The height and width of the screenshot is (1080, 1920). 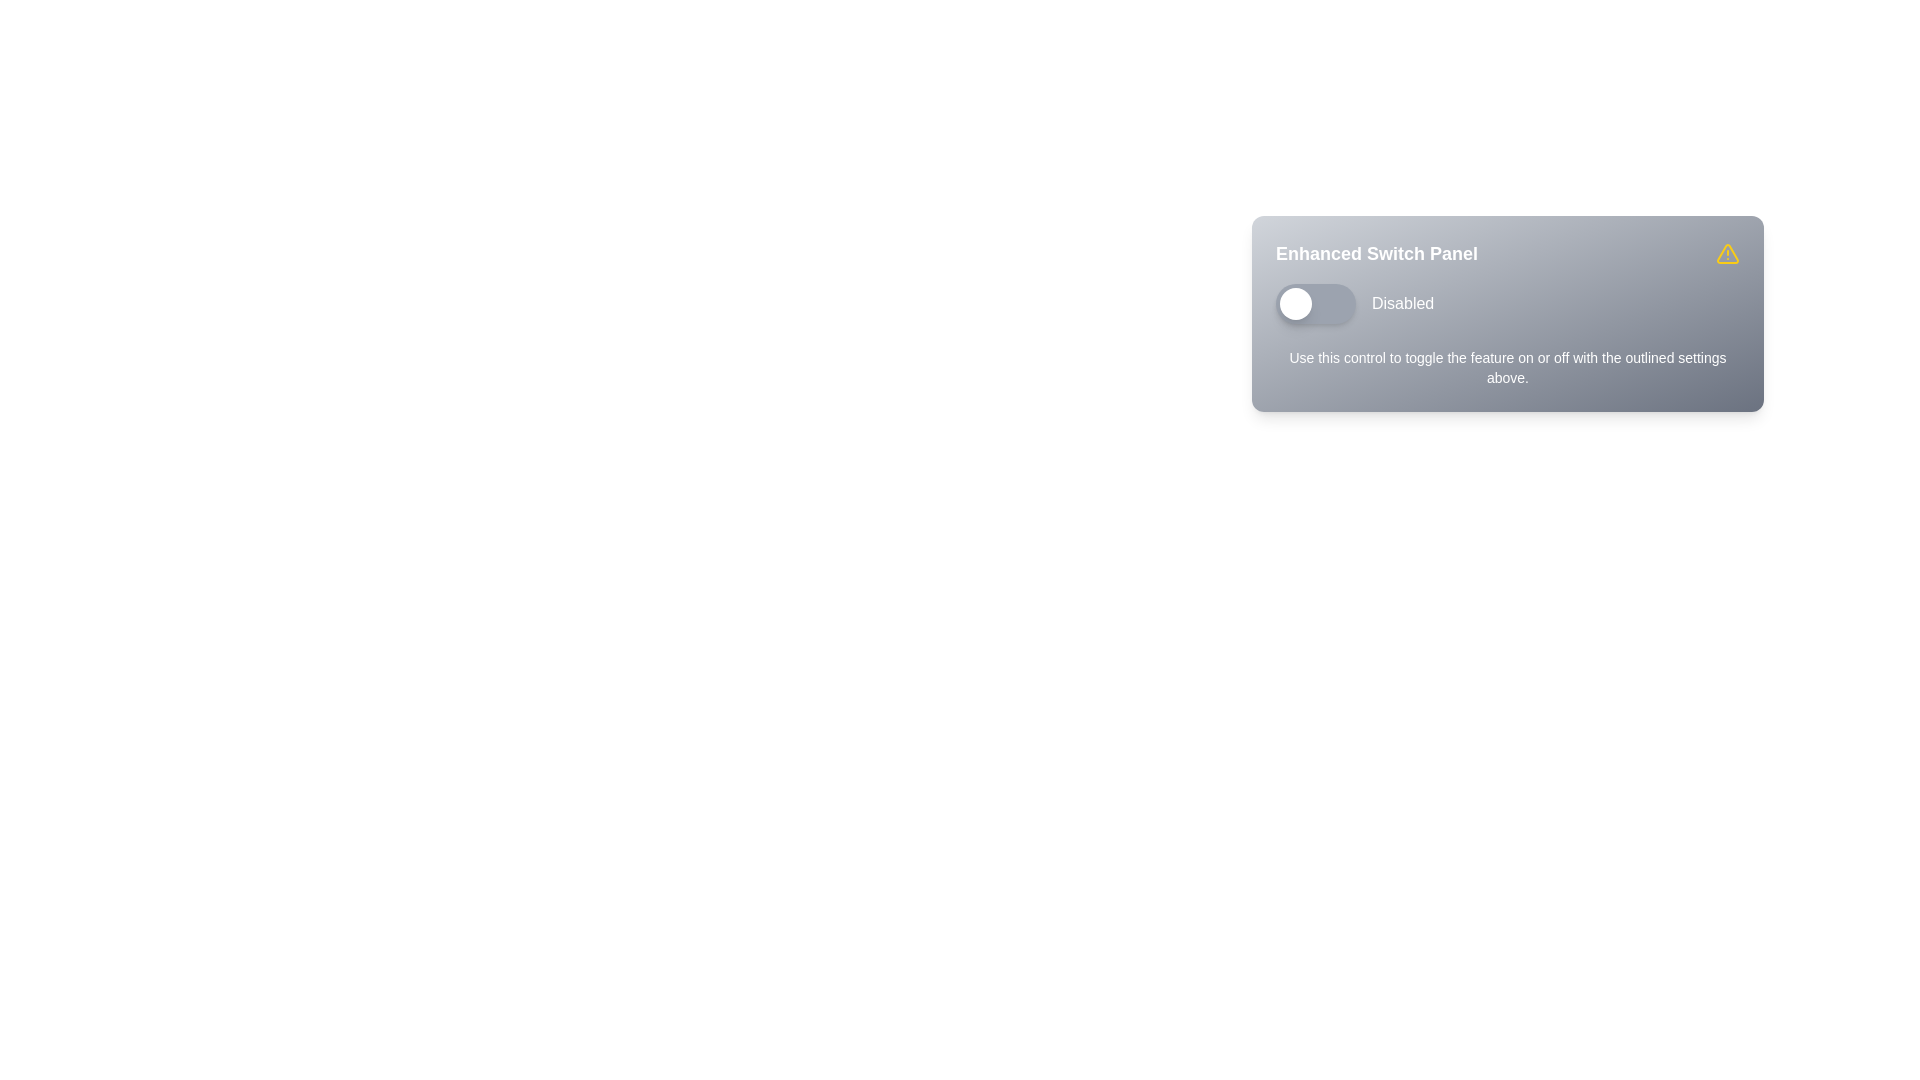 I want to click on the warning alert SVG graphic located in the top-right corner of the gray 'Enhanced Switch Panel', so click(x=1727, y=253).